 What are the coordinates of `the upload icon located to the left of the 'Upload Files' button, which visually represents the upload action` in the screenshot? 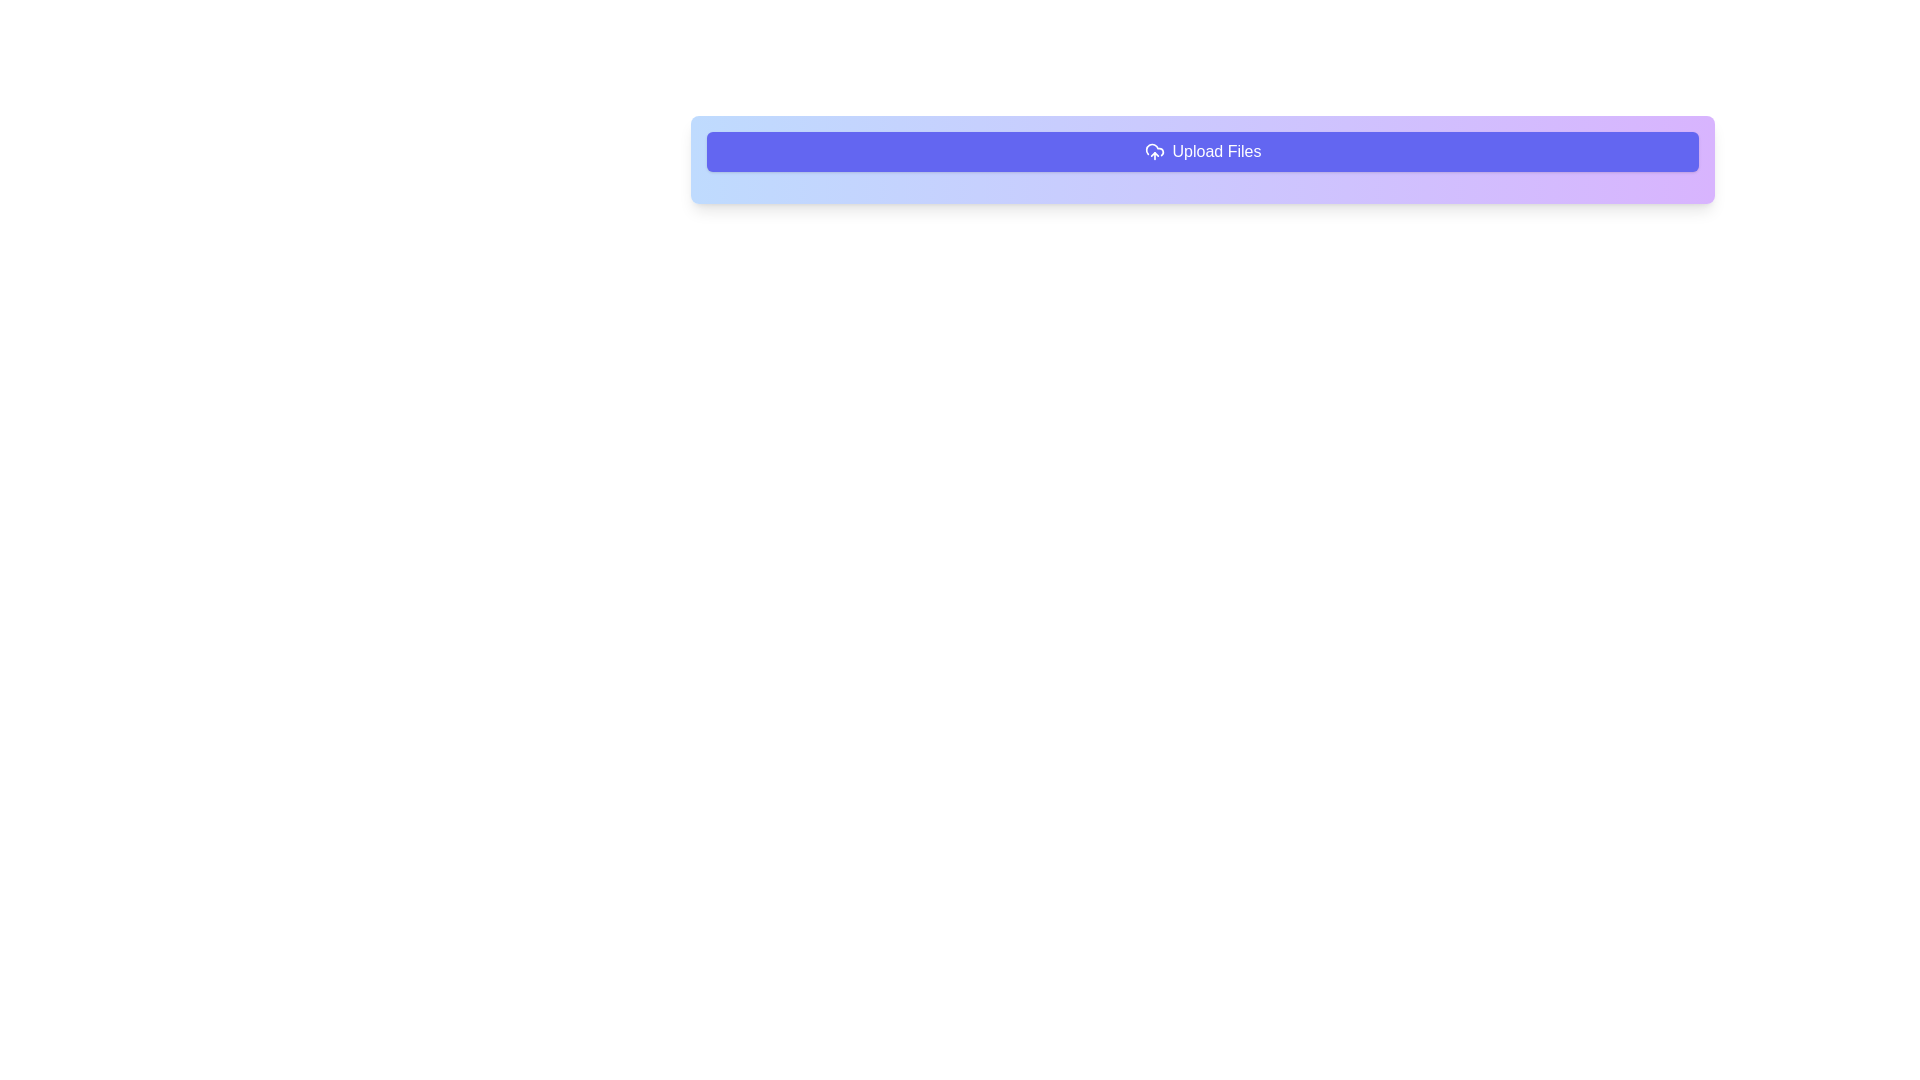 It's located at (1154, 150).